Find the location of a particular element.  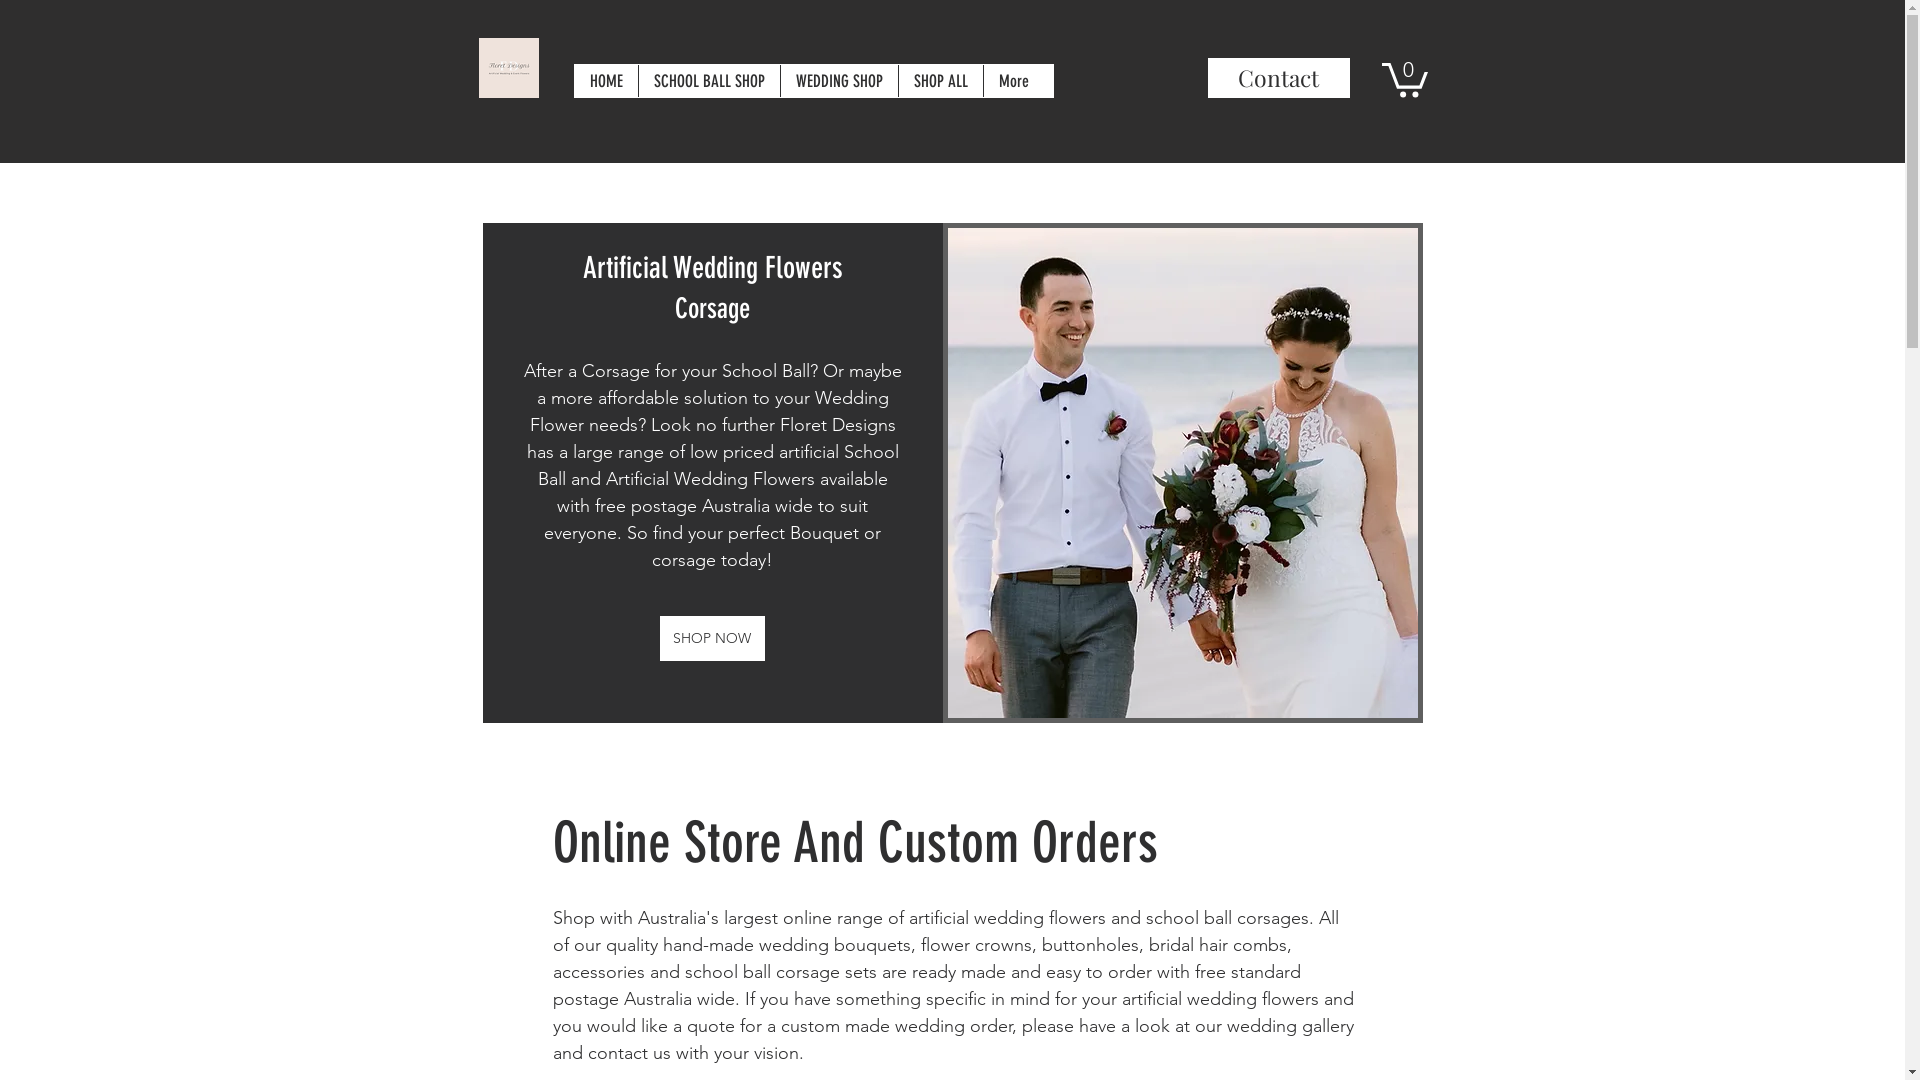

'0' is located at coordinates (1381, 77).